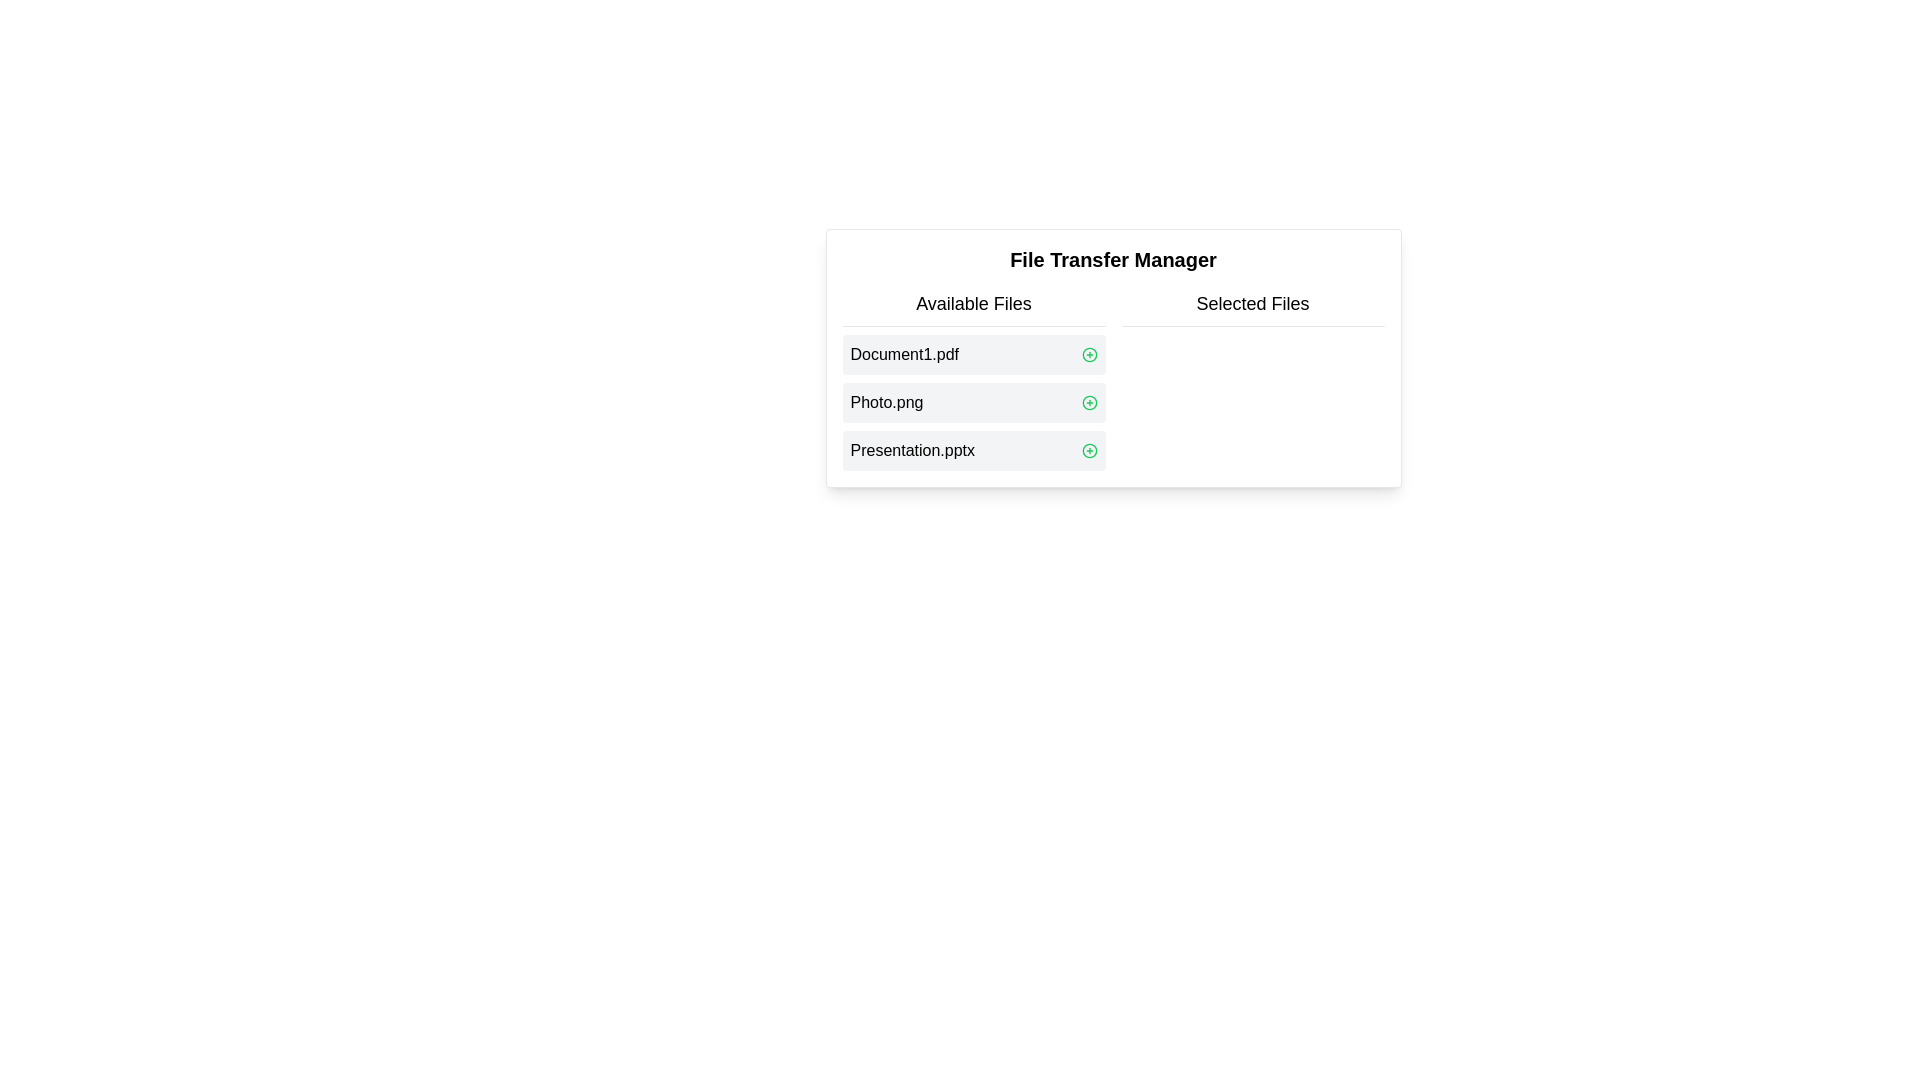 The width and height of the screenshot is (1920, 1080). Describe the element at coordinates (1088, 451) in the screenshot. I see `the button with a plus icon located in the far right of the row for the file 'Presentation.pptx'` at that location.